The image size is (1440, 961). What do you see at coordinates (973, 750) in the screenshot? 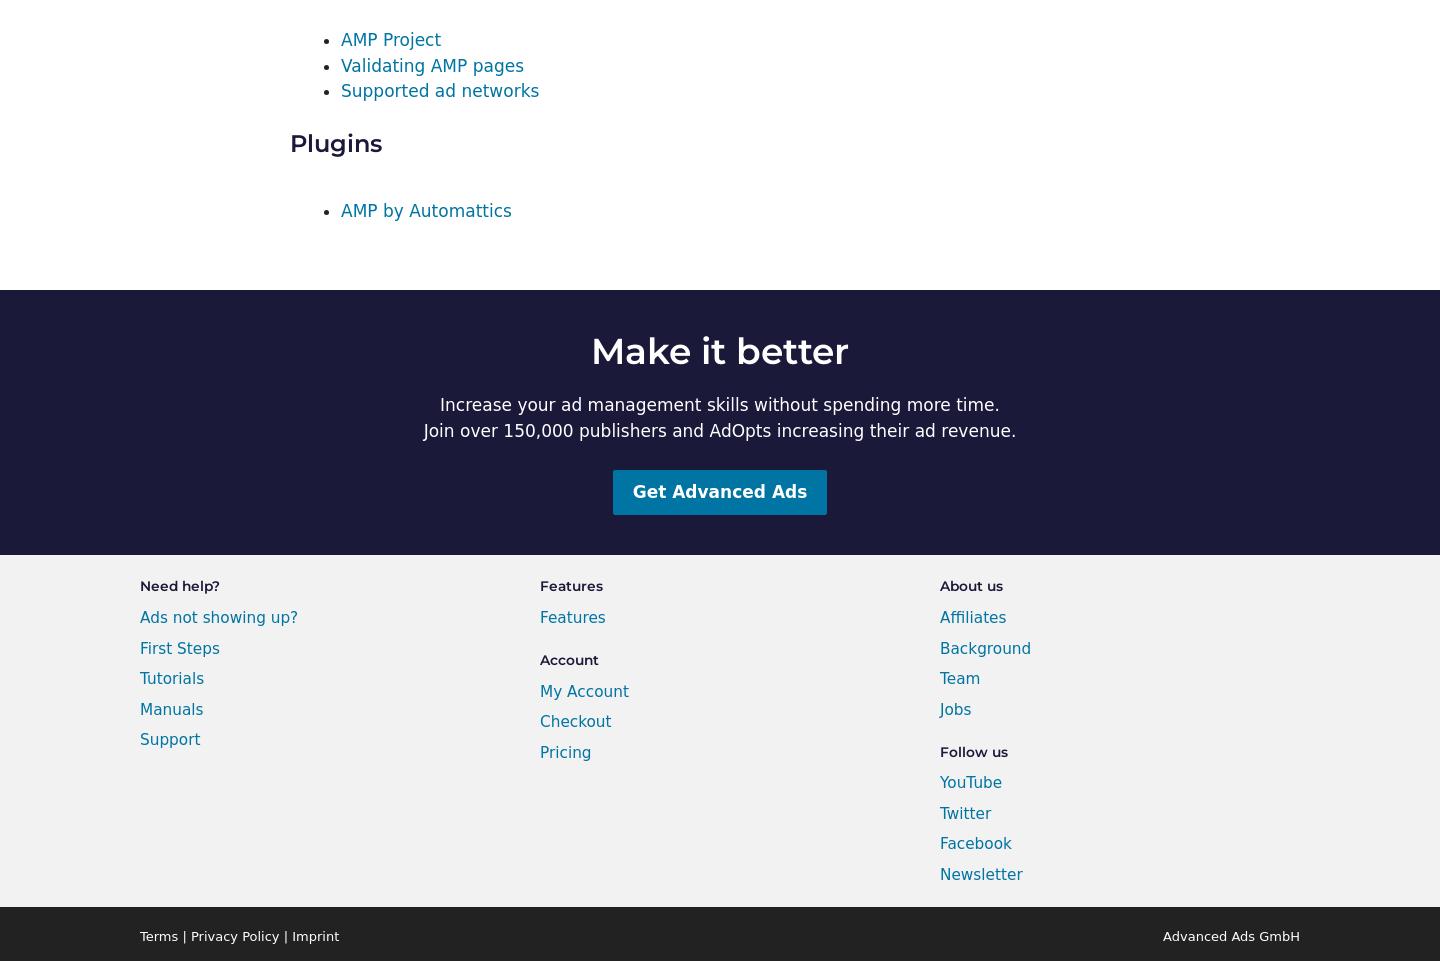
I see `'Follow us'` at bounding box center [973, 750].